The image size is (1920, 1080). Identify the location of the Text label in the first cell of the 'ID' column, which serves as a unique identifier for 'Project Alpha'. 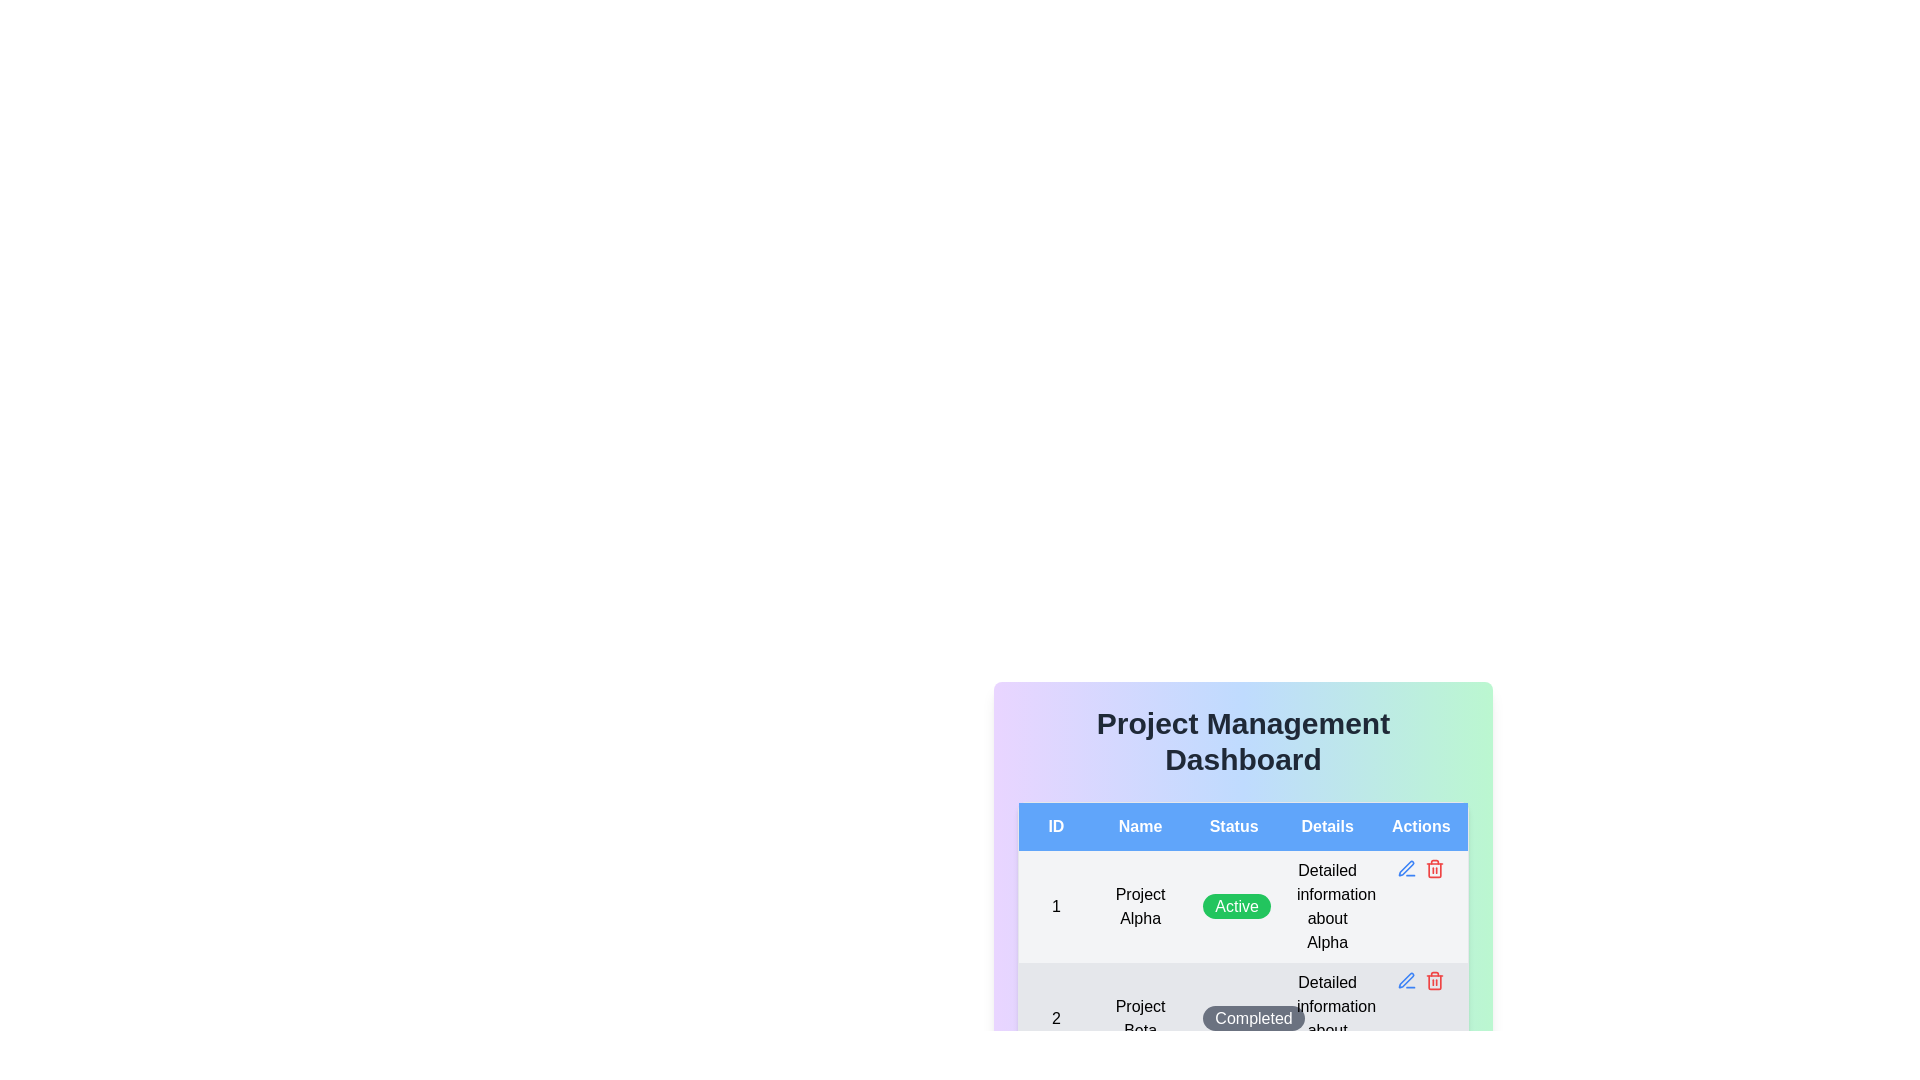
(1055, 906).